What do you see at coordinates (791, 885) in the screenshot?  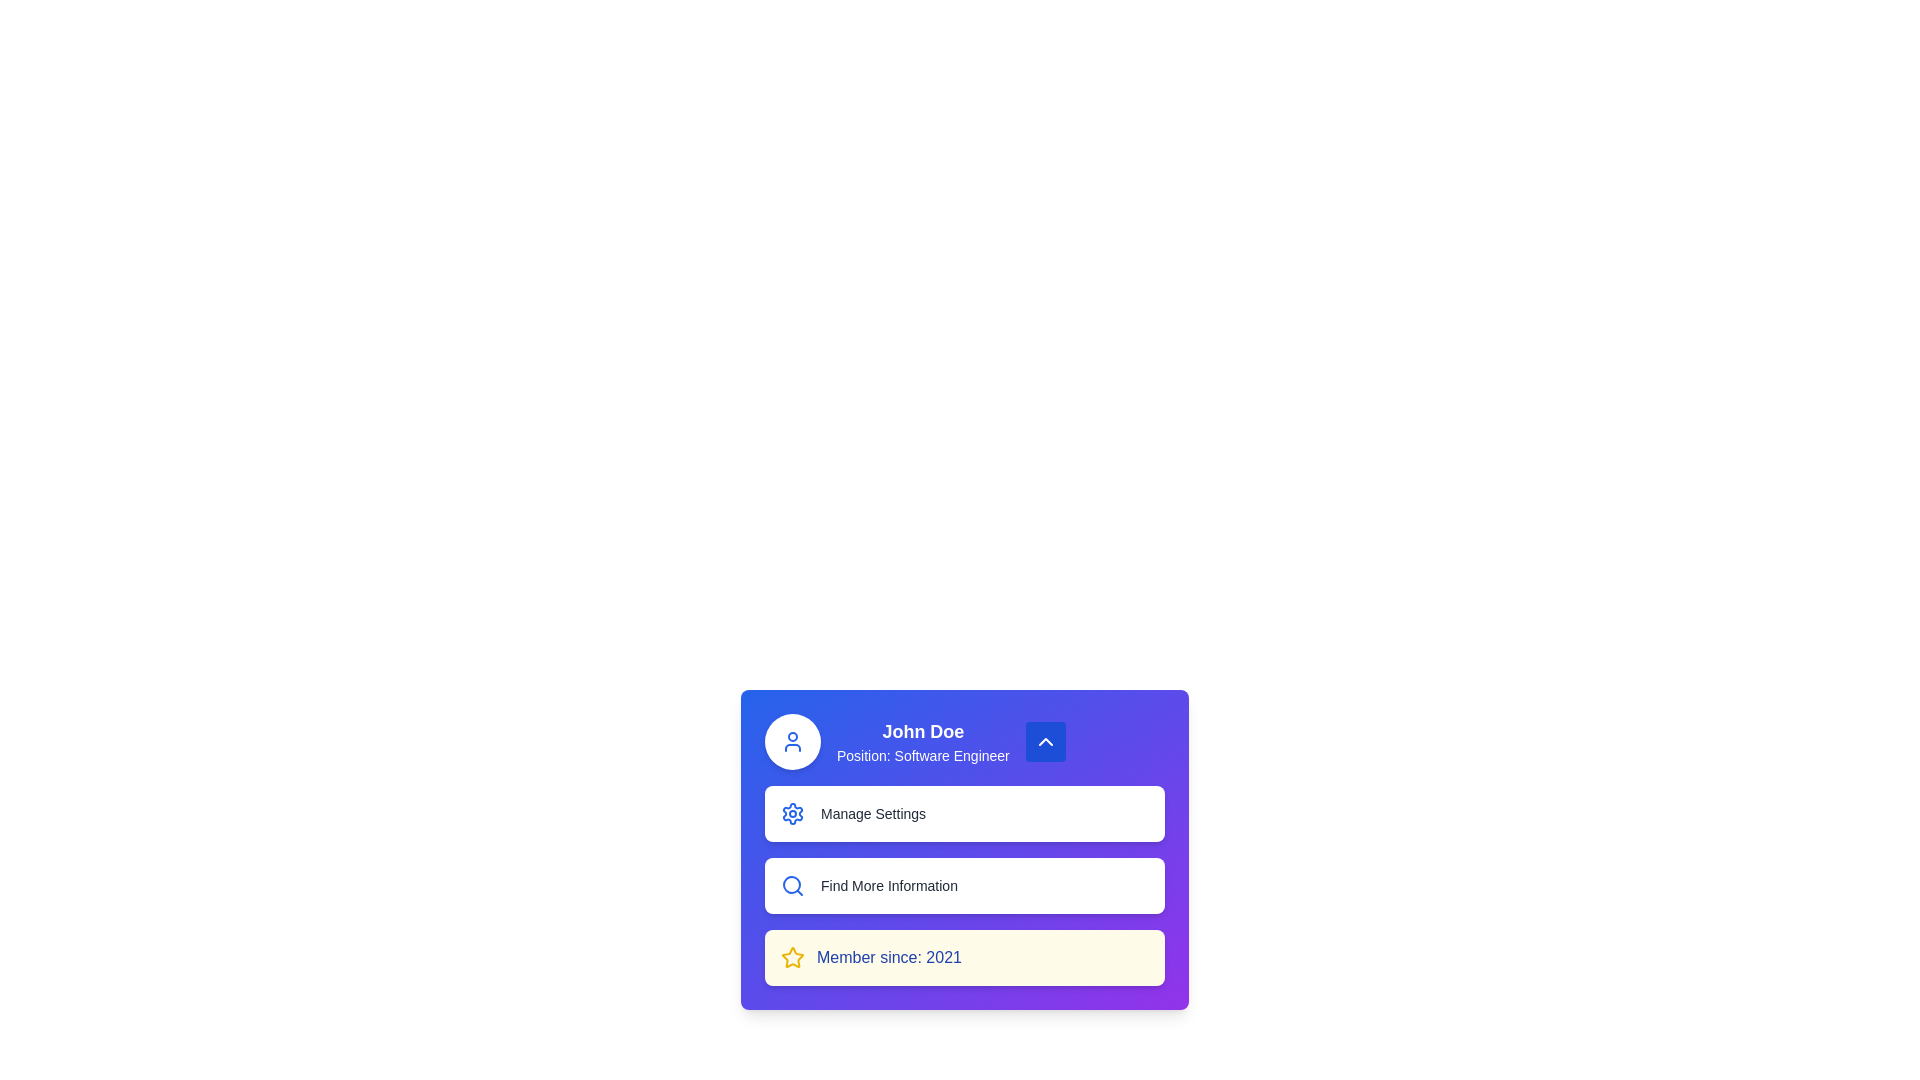 I see `the search icon located to the left of the text 'Find More Information' within the button group` at bounding box center [791, 885].